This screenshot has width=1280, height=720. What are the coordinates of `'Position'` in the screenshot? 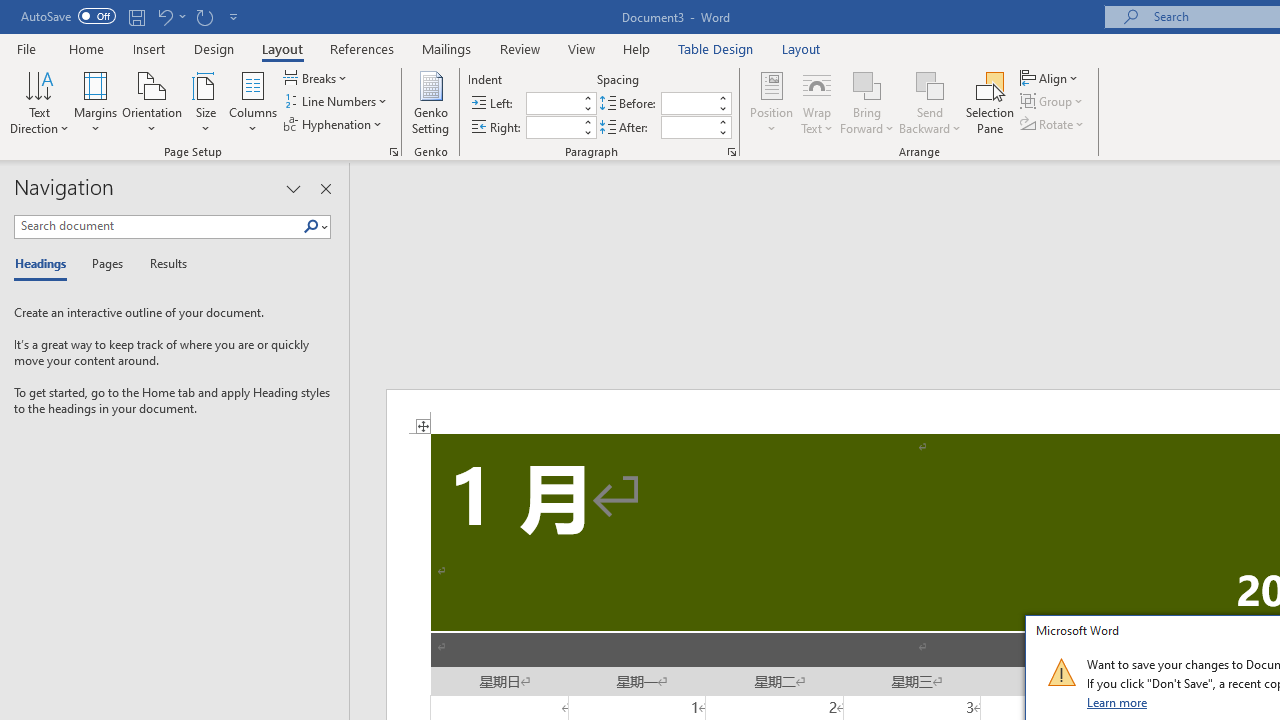 It's located at (770, 103).